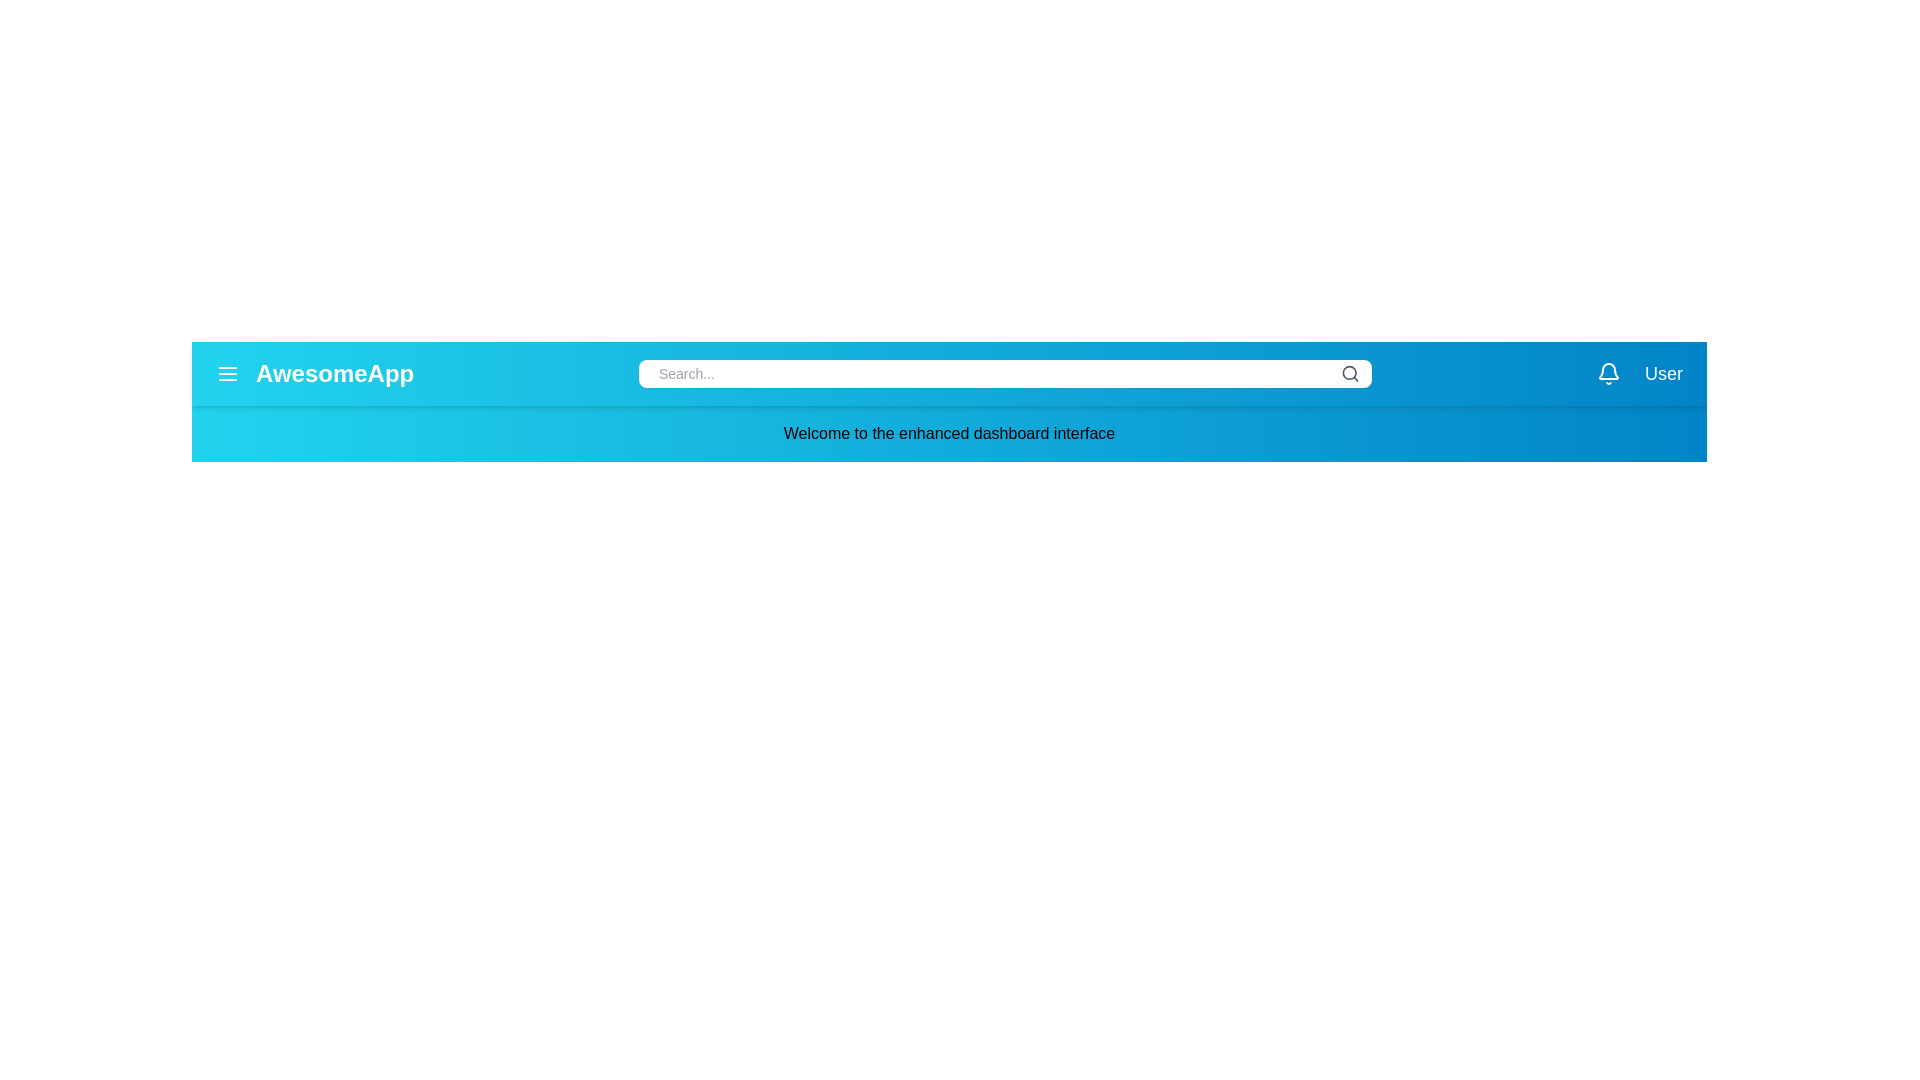 The width and height of the screenshot is (1920, 1080). I want to click on the magnifying glass icon located at the right side of the horizontal search bar to initiate a search, so click(1350, 374).